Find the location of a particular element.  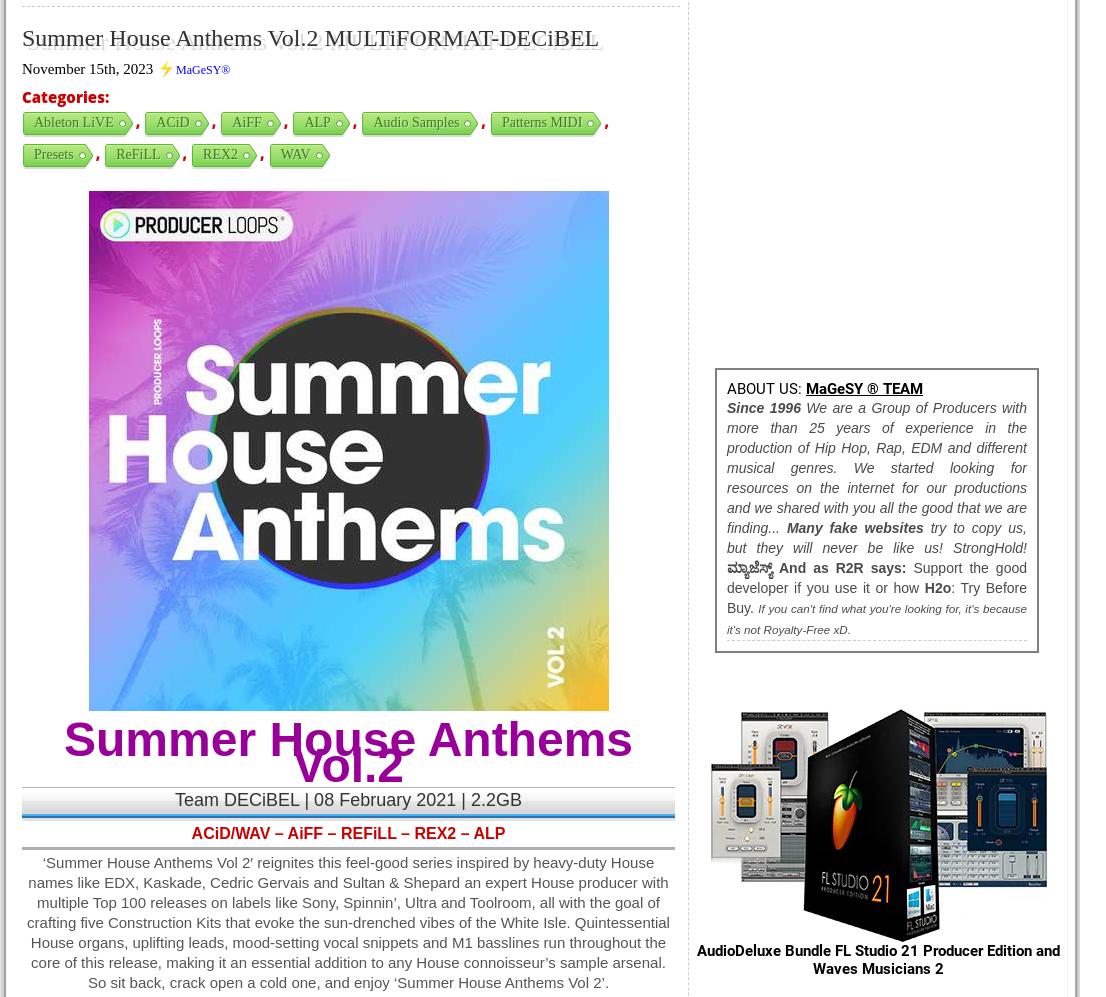

'H2o' is located at coordinates (936, 587).